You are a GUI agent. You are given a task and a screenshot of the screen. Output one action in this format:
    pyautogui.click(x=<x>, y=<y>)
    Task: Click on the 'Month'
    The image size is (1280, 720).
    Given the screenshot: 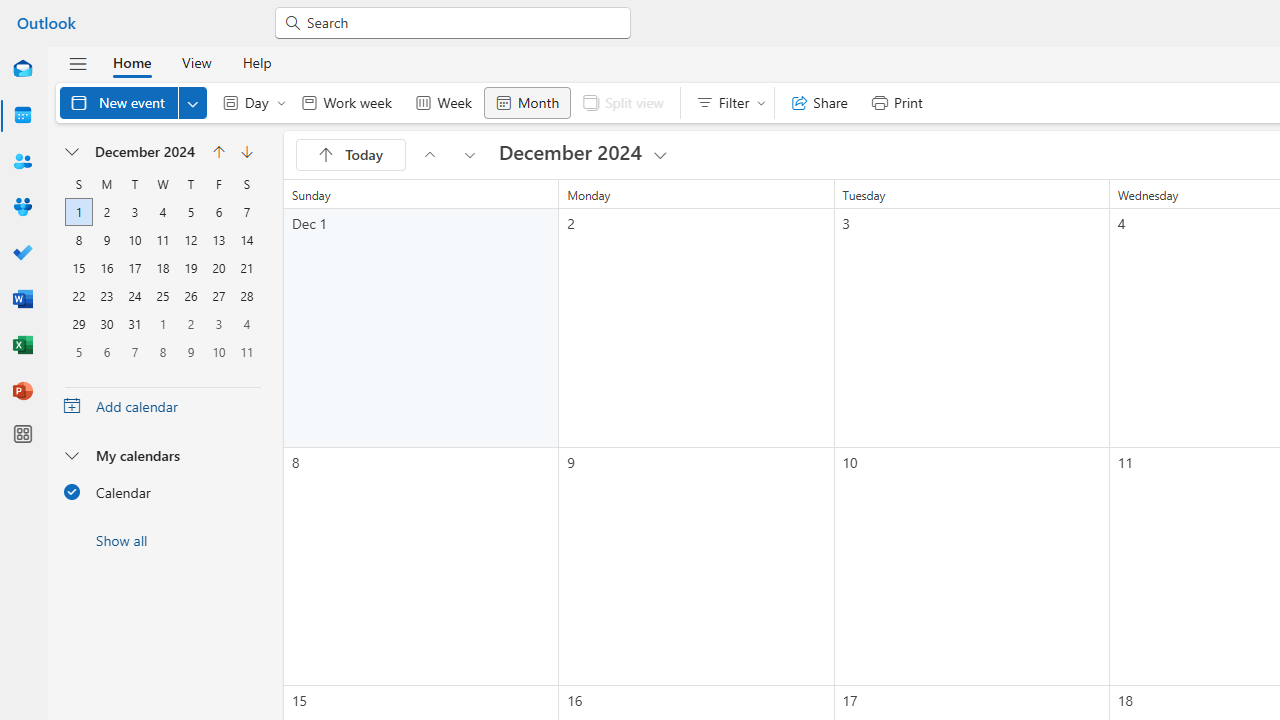 What is the action you would take?
    pyautogui.click(x=527, y=102)
    